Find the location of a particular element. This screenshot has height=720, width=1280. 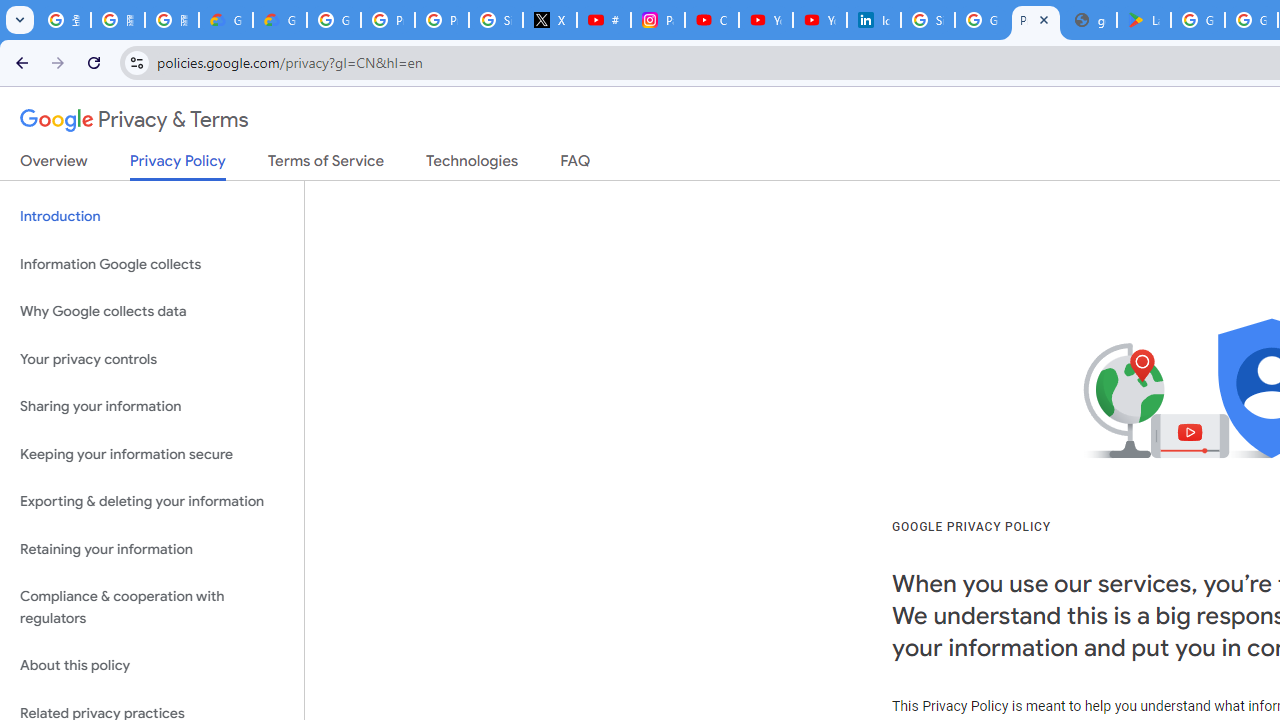

'Your privacy controls' is located at coordinates (151, 358).